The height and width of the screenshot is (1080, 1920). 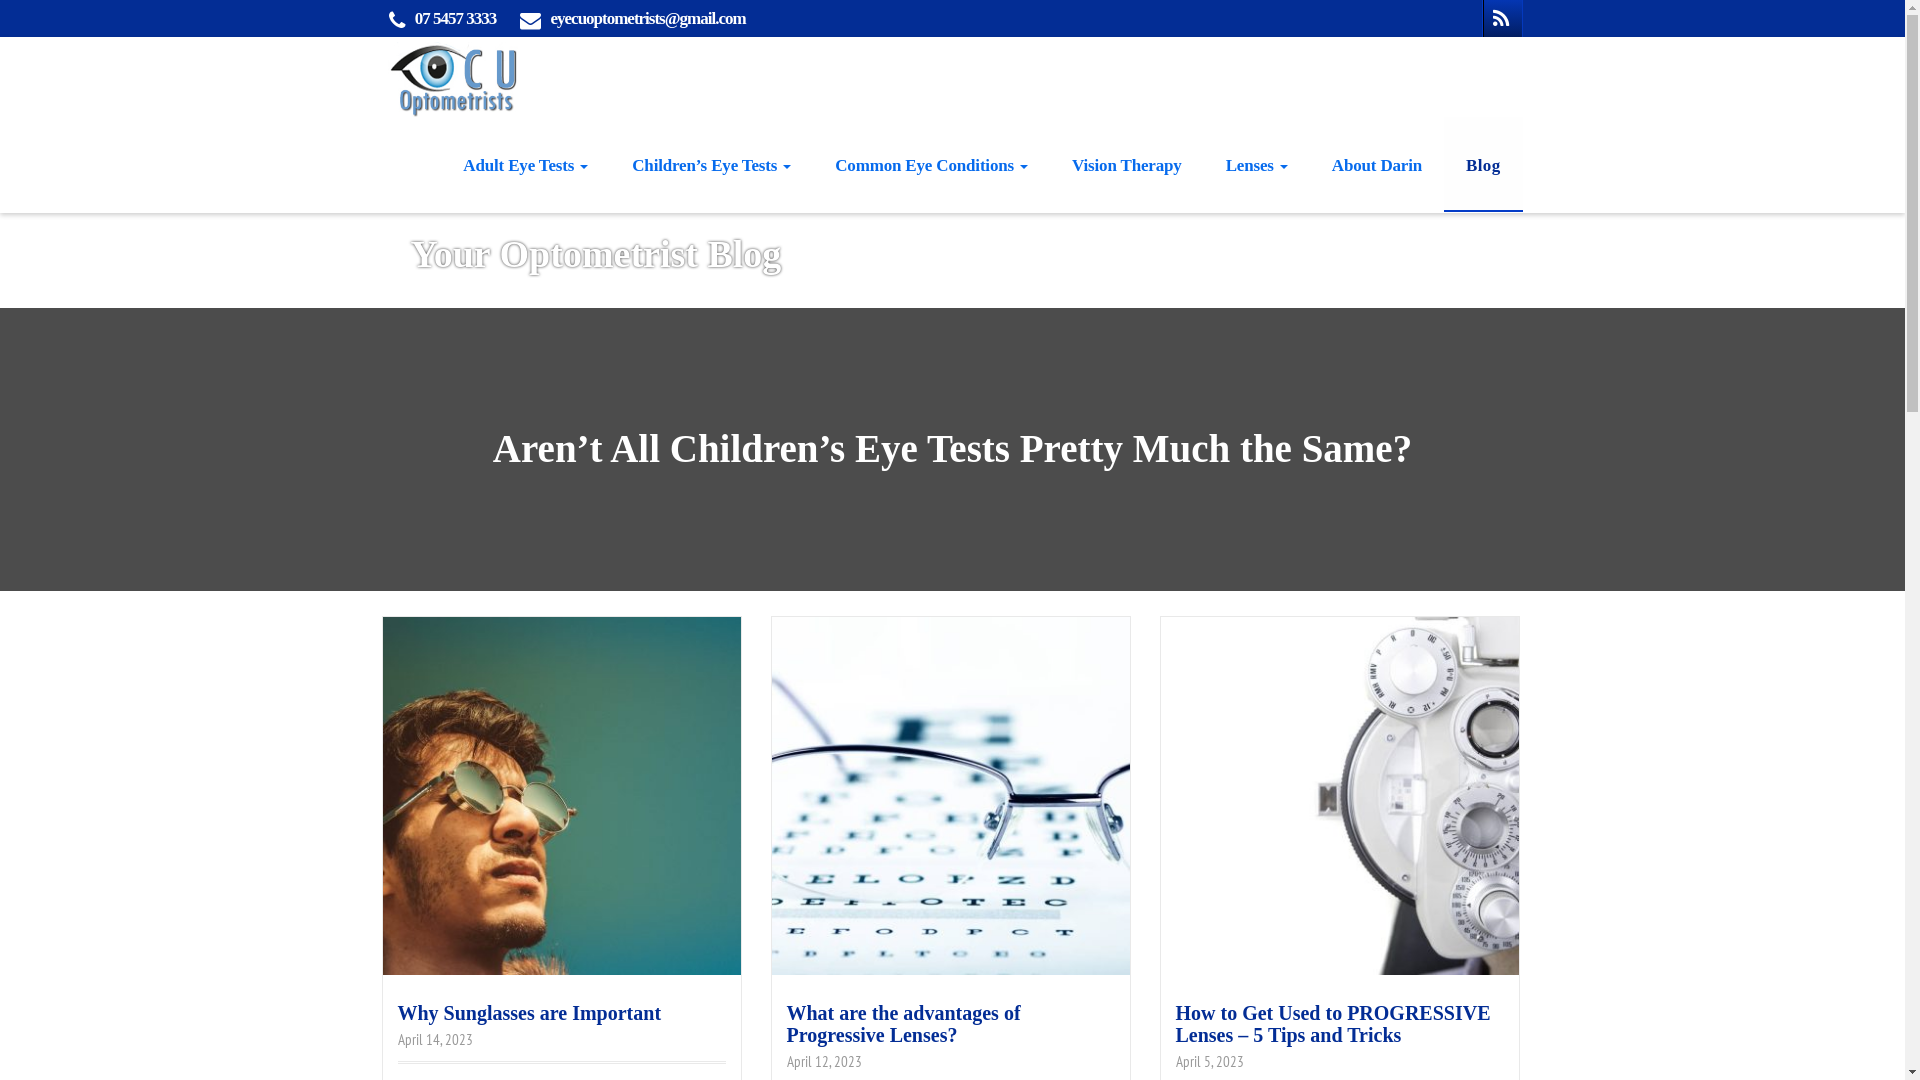 What do you see at coordinates (378, 75) in the screenshot?
I see `'Eye CU Optometrist'` at bounding box center [378, 75].